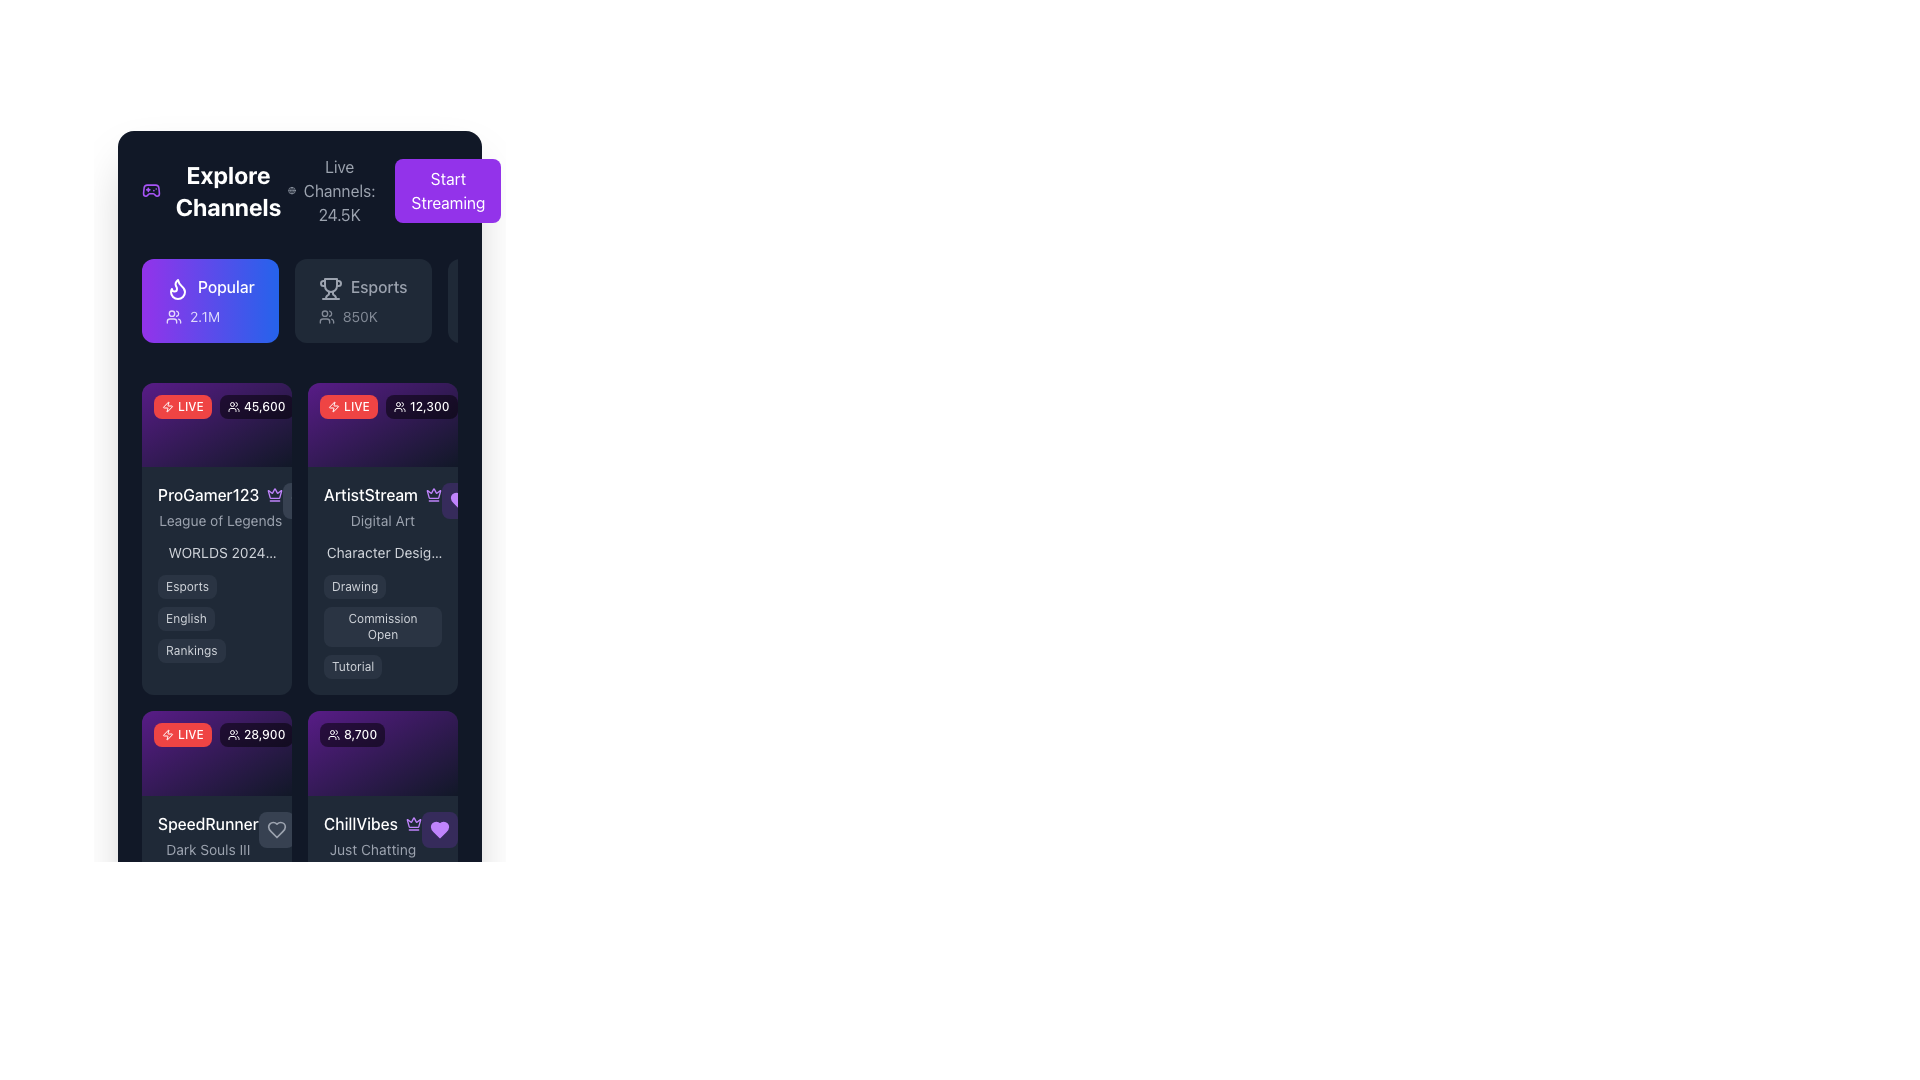  I want to click on the lower-left item in the second row of the vertical list, which is associated with 'SpeedRunner' and 'Dark Souls III', so click(216, 834).